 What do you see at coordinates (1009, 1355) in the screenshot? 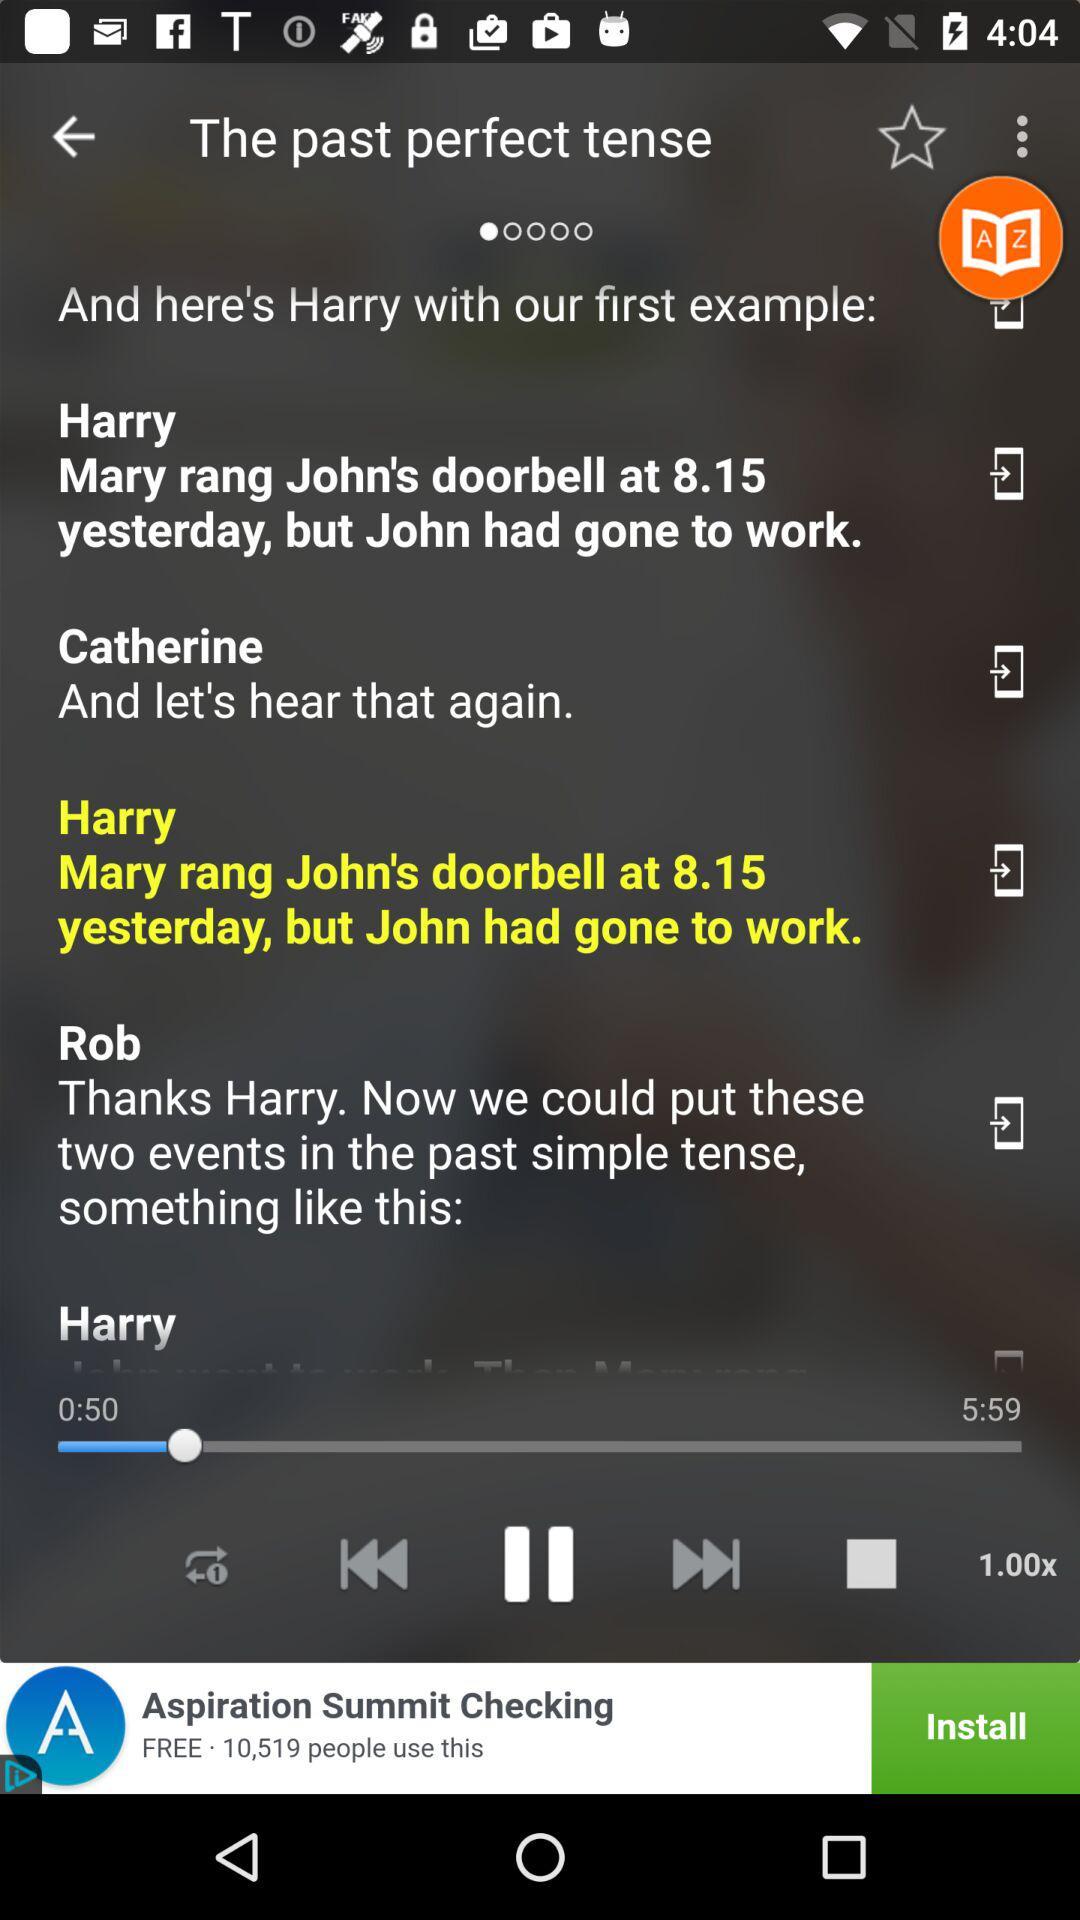
I see `send your phone` at bounding box center [1009, 1355].